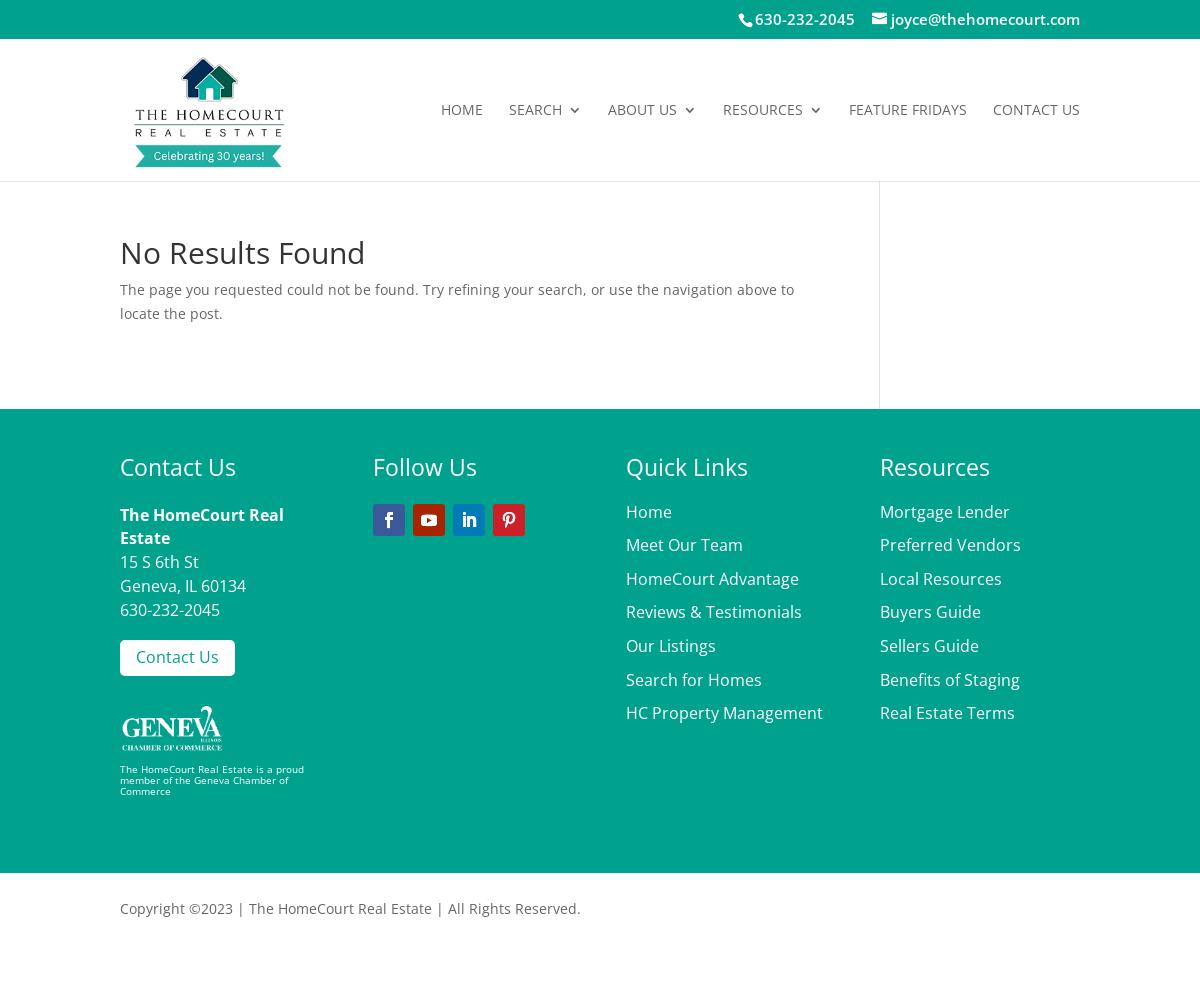 The height and width of the screenshot is (1000, 1200). Describe the element at coordinates (814, 542) in the screenshot. I see `'First Time Tips'` at that location.